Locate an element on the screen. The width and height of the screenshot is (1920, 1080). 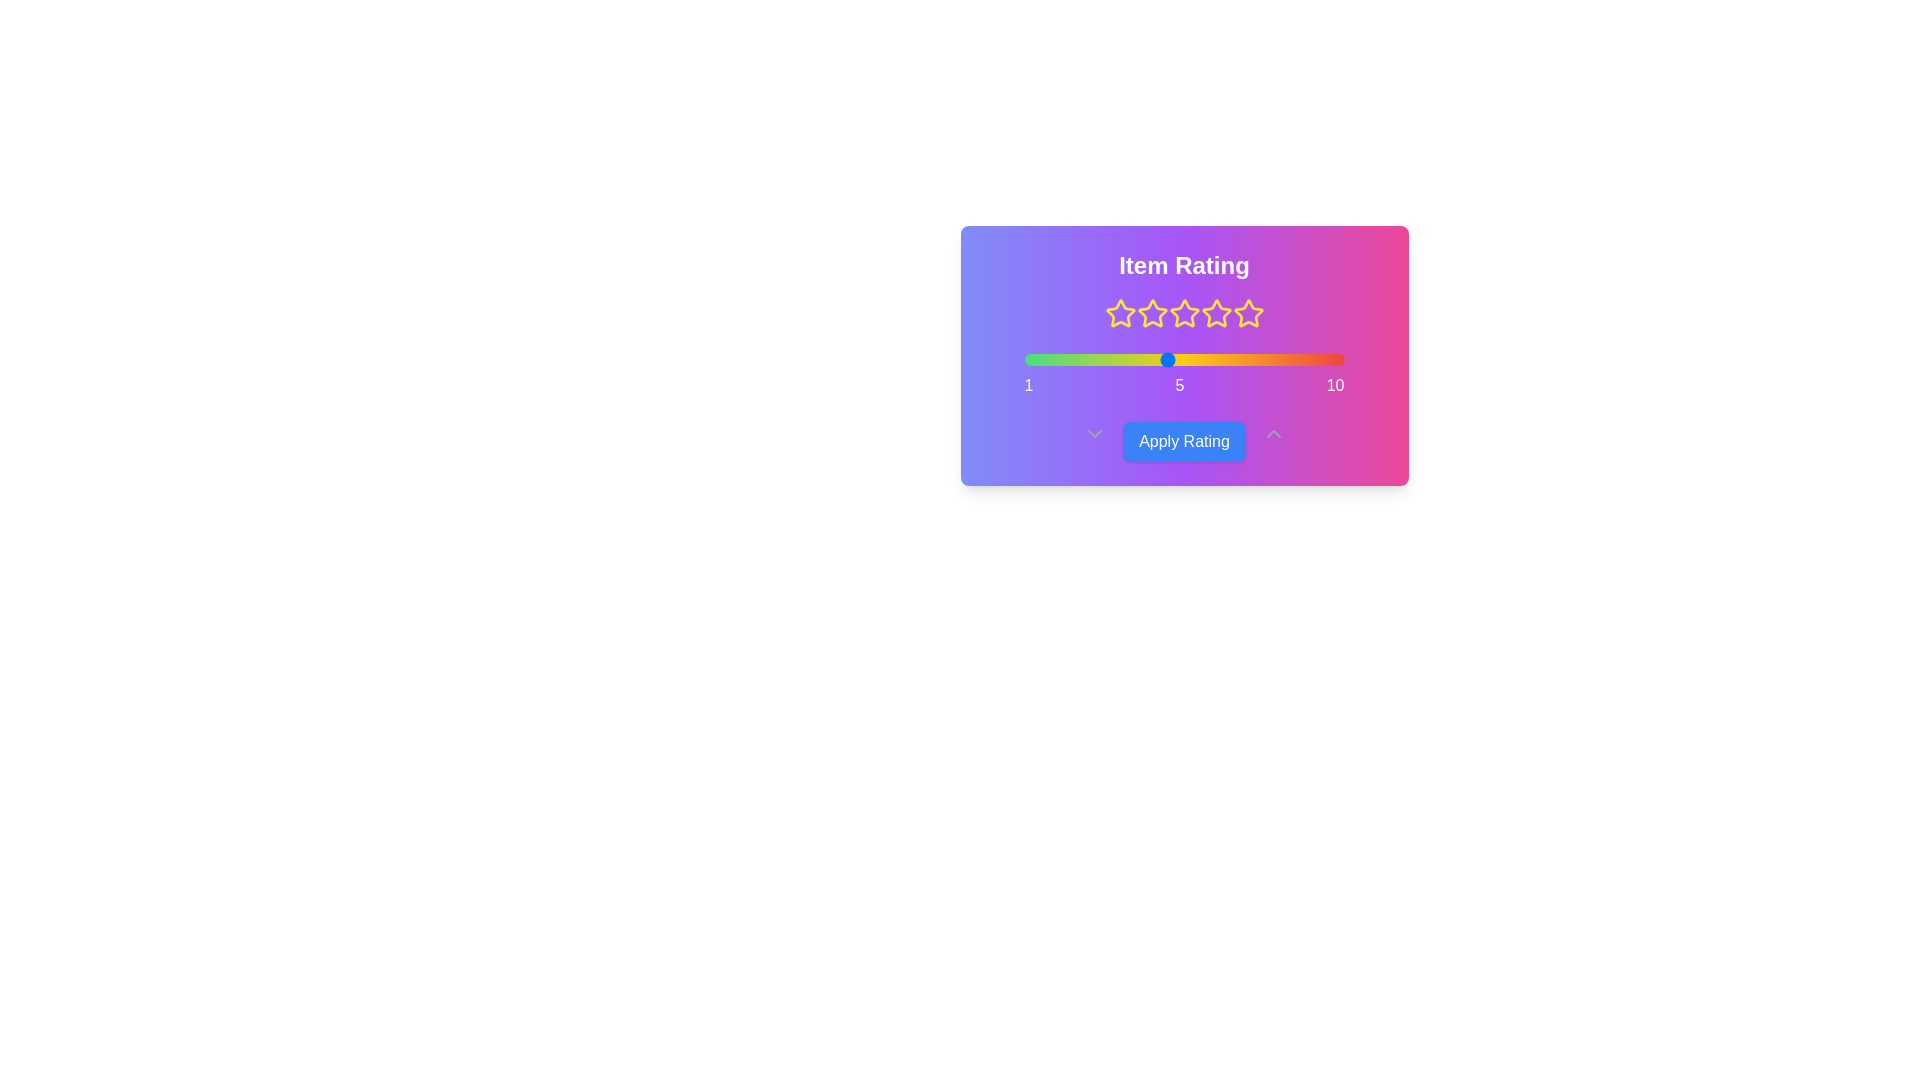
the slider to set the rating to 2 within the range of 1 to 10 is located at coordinates (1059, 358).